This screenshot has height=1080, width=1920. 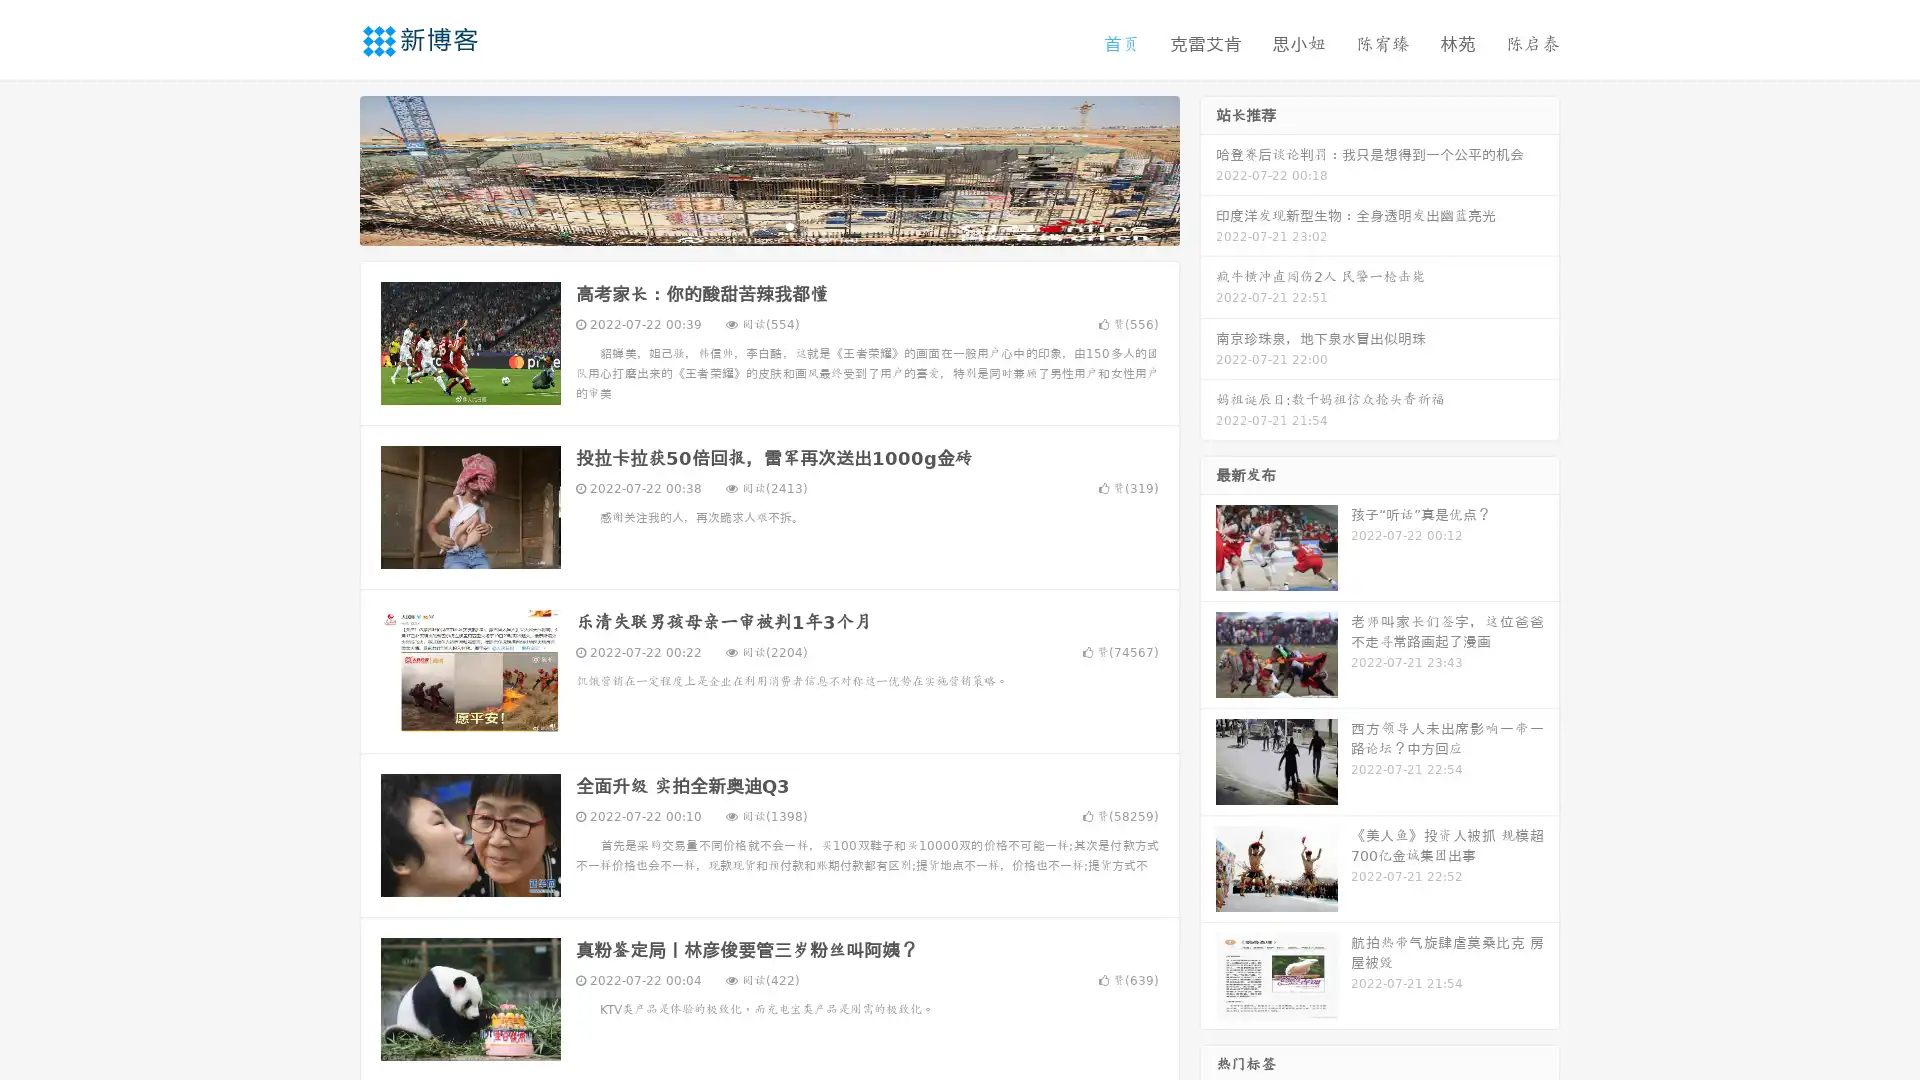 What do you see at coordinates (748, 225) in the screenshot?
I see `Go to slide 1` at bounding box center [748, 225].